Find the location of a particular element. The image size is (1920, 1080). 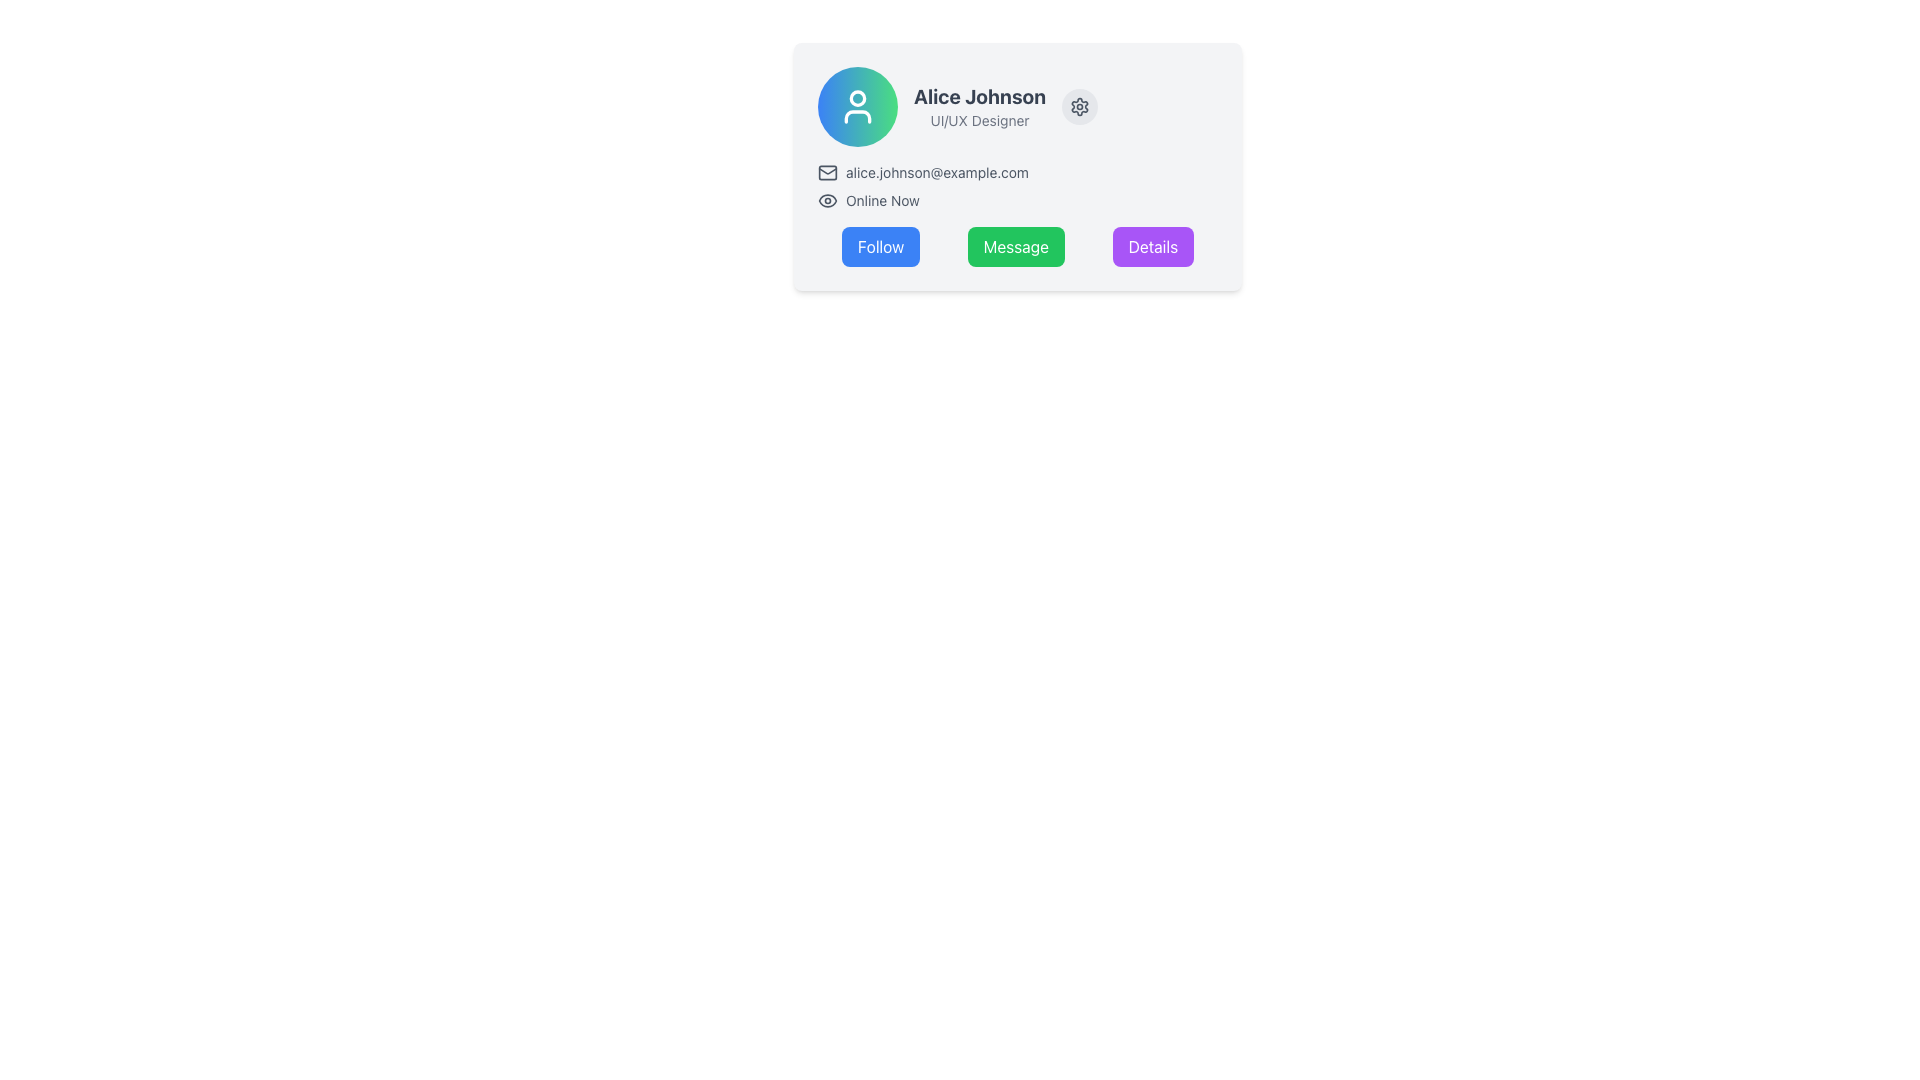

the eye-shaped icon with a gray stroke color, located to the left of the 'Online Now' text label is located at coordinates (828, 200).